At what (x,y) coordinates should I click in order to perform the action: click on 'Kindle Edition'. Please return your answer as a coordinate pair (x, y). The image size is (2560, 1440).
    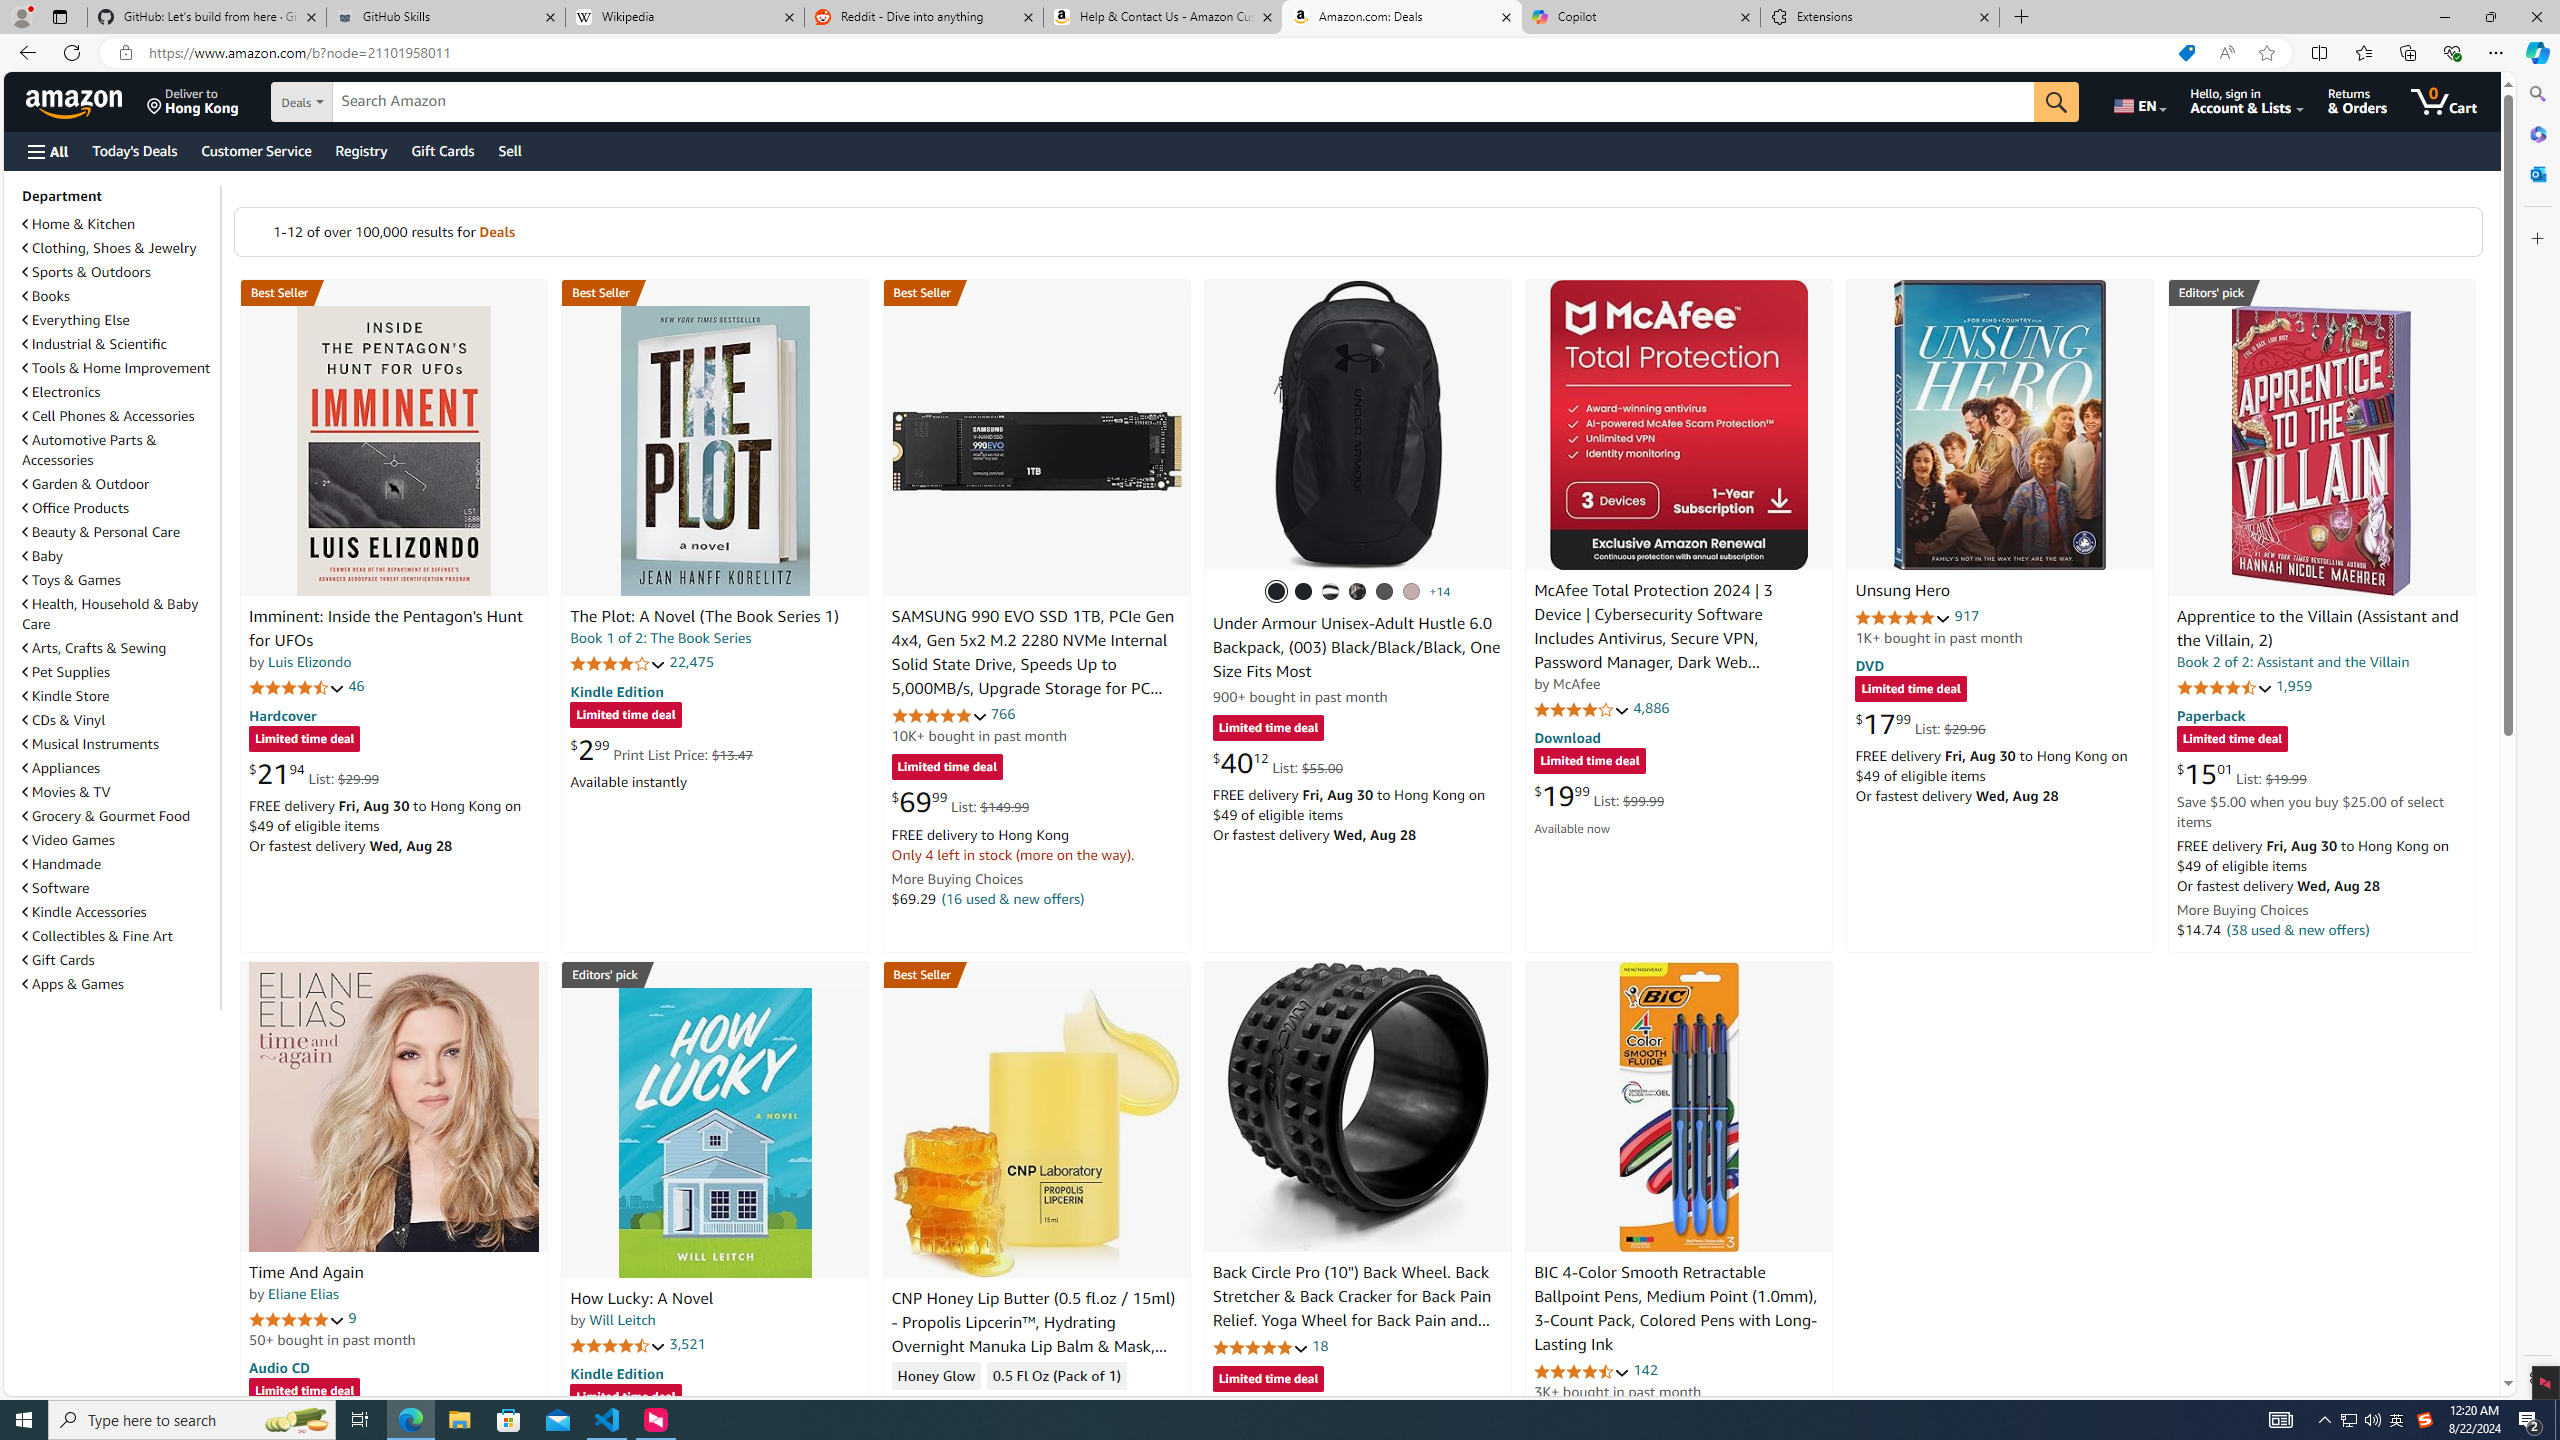
    Looking at the image, I should click on (615, 1372).